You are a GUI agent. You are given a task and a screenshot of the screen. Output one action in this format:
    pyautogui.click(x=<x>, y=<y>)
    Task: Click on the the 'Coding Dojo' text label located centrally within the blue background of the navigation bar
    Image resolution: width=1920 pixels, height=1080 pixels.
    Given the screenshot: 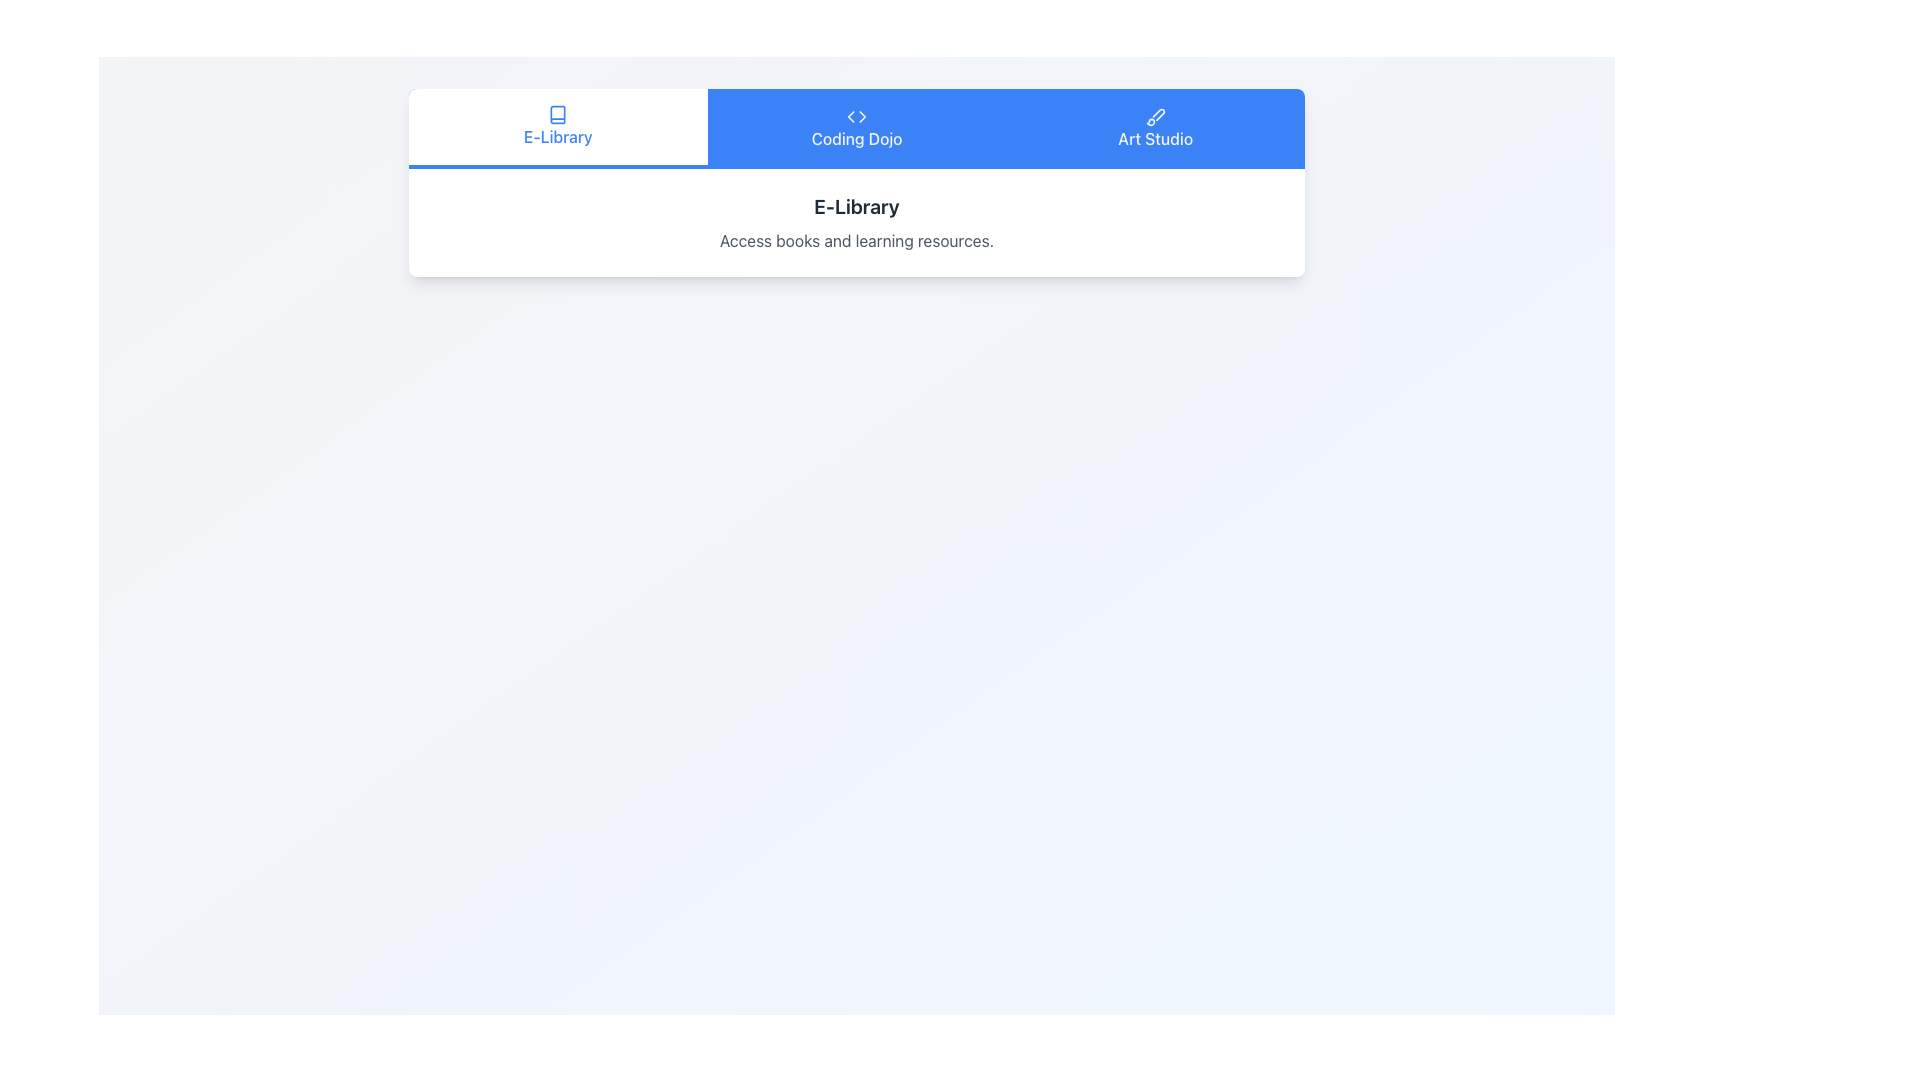 What is the action you would take?
    pyautogui.click(x=857, y=137)
    